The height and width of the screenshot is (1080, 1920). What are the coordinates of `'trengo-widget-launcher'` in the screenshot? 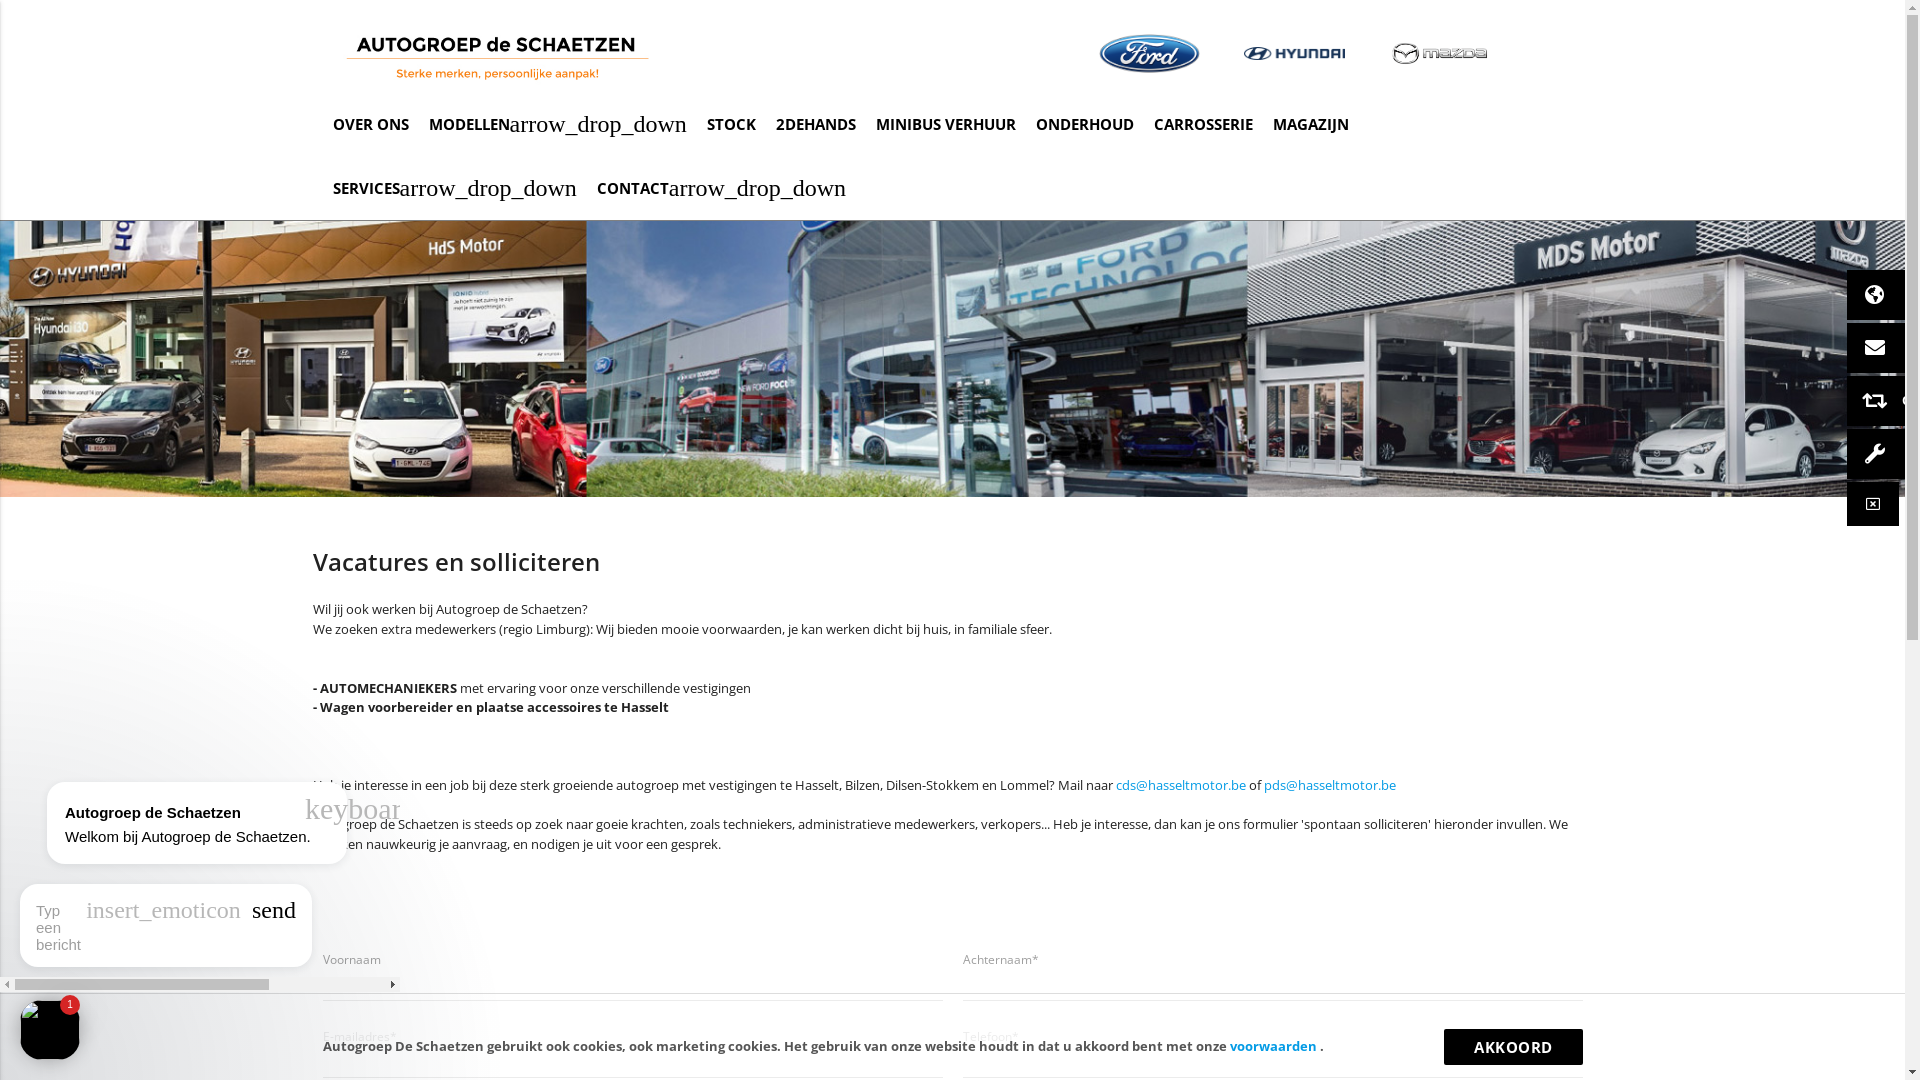 It's located at (49, 1029).